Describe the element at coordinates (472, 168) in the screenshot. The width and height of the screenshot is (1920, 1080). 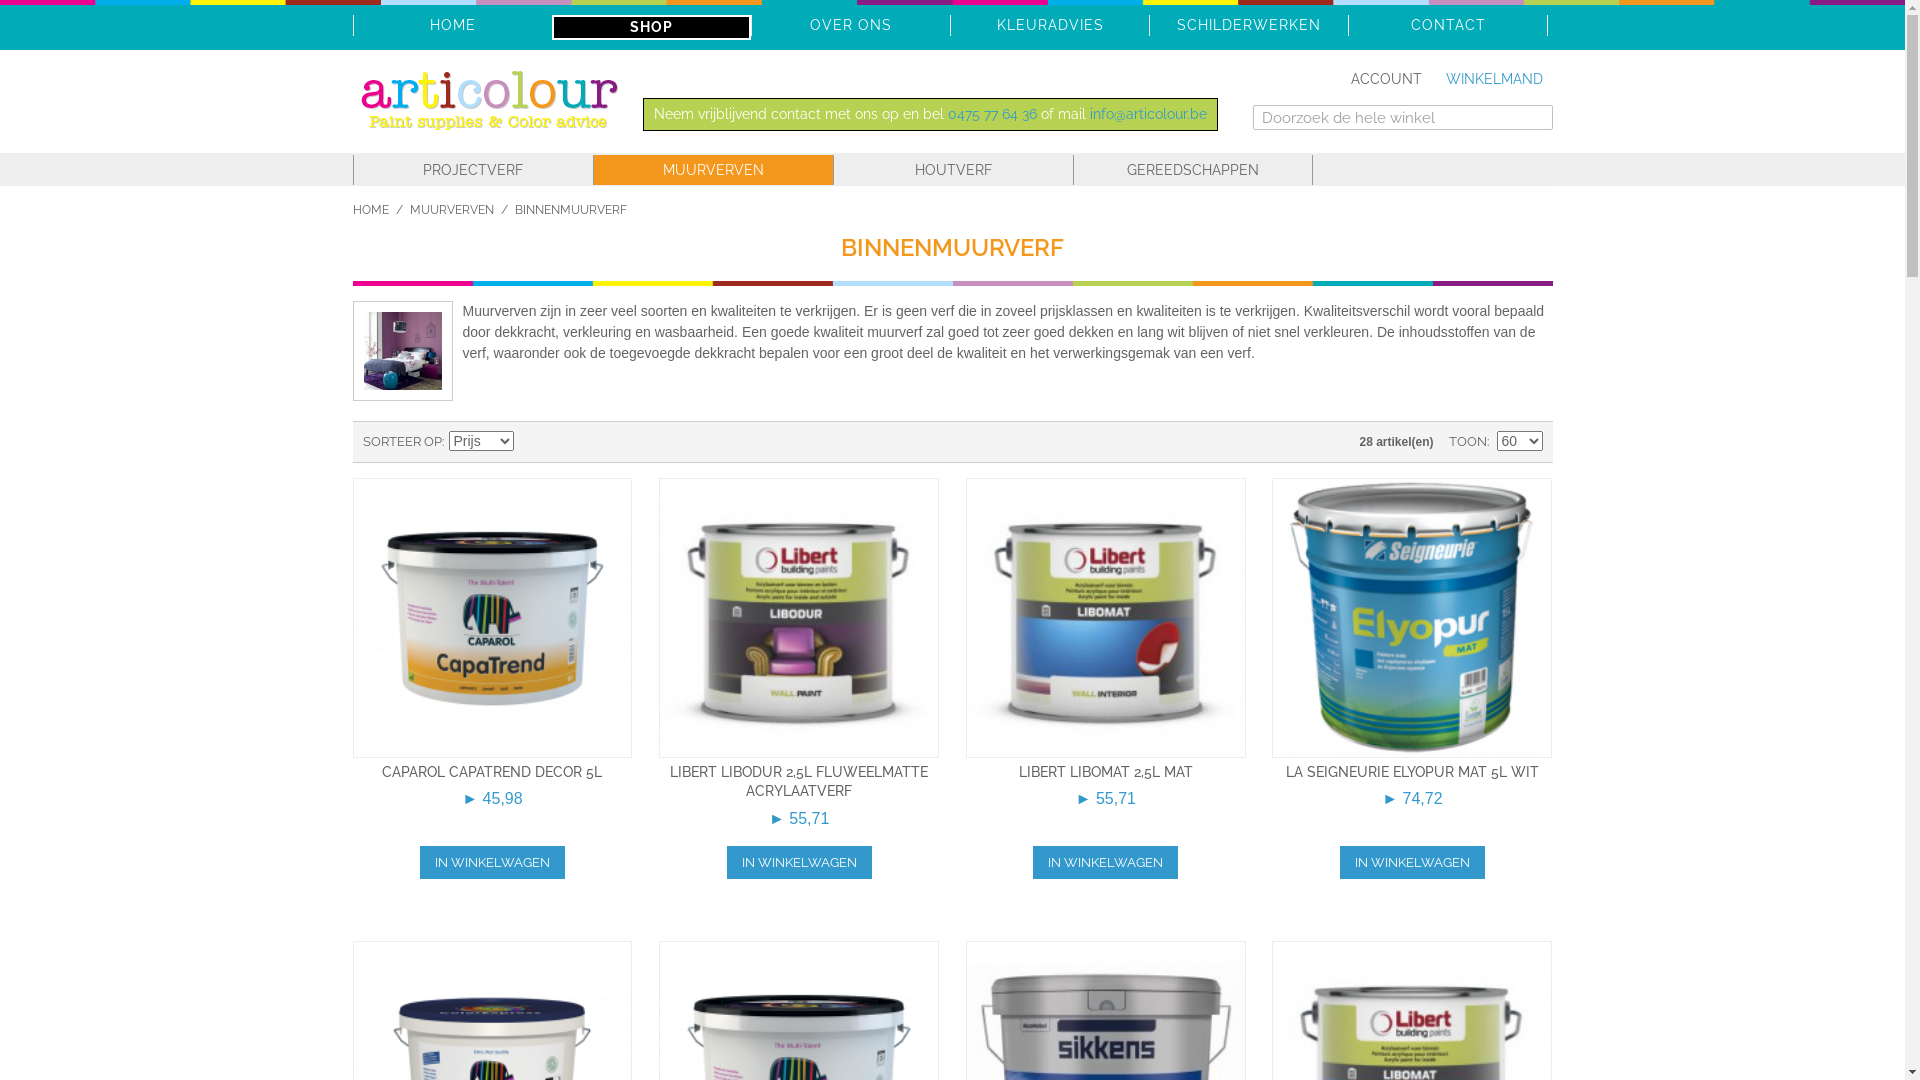
I see `'PROJECTVERF'` at that location.